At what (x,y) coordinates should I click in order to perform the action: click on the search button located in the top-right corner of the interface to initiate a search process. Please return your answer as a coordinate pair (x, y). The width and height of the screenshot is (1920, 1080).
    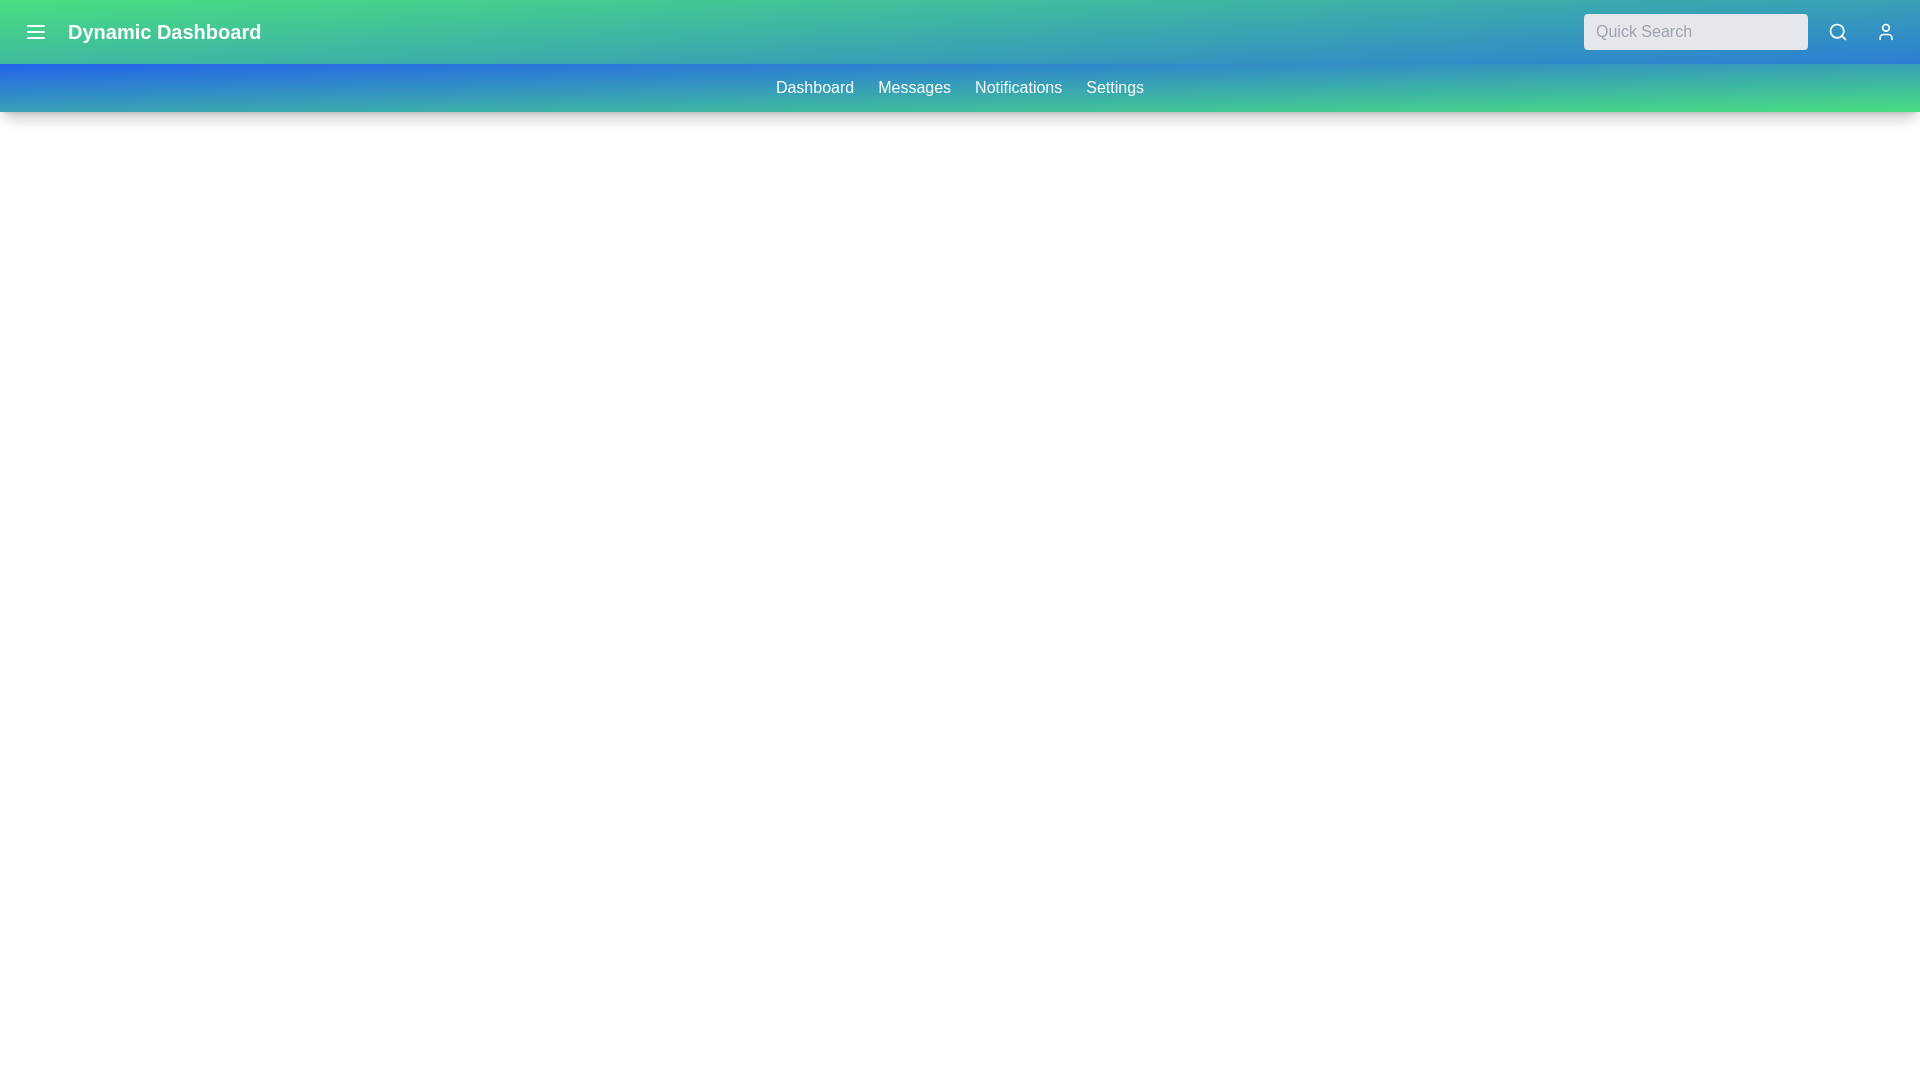
    Looking at the image, I should click on (1838, 31).